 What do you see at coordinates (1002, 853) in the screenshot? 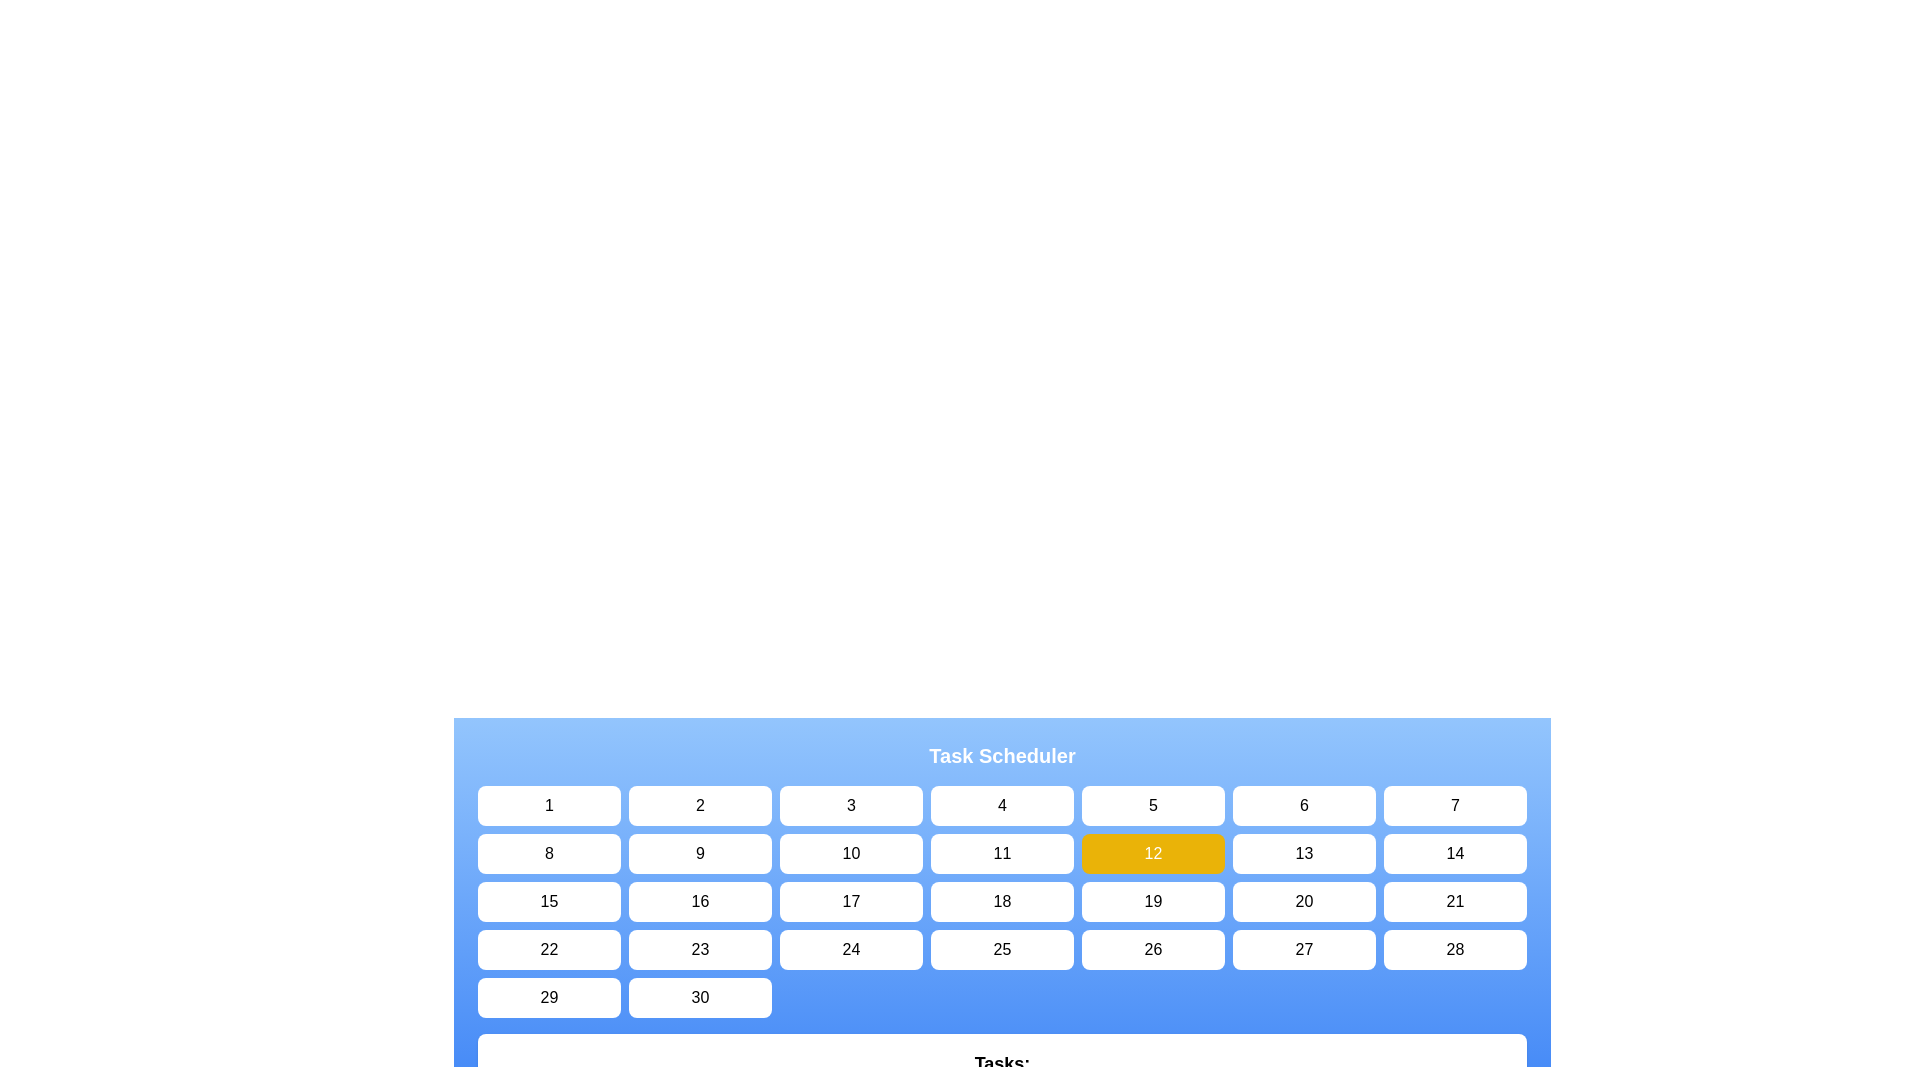
I see `the button labeled '11' located in the second row and fourth column of the grid` at bounding box center [1002, 853].